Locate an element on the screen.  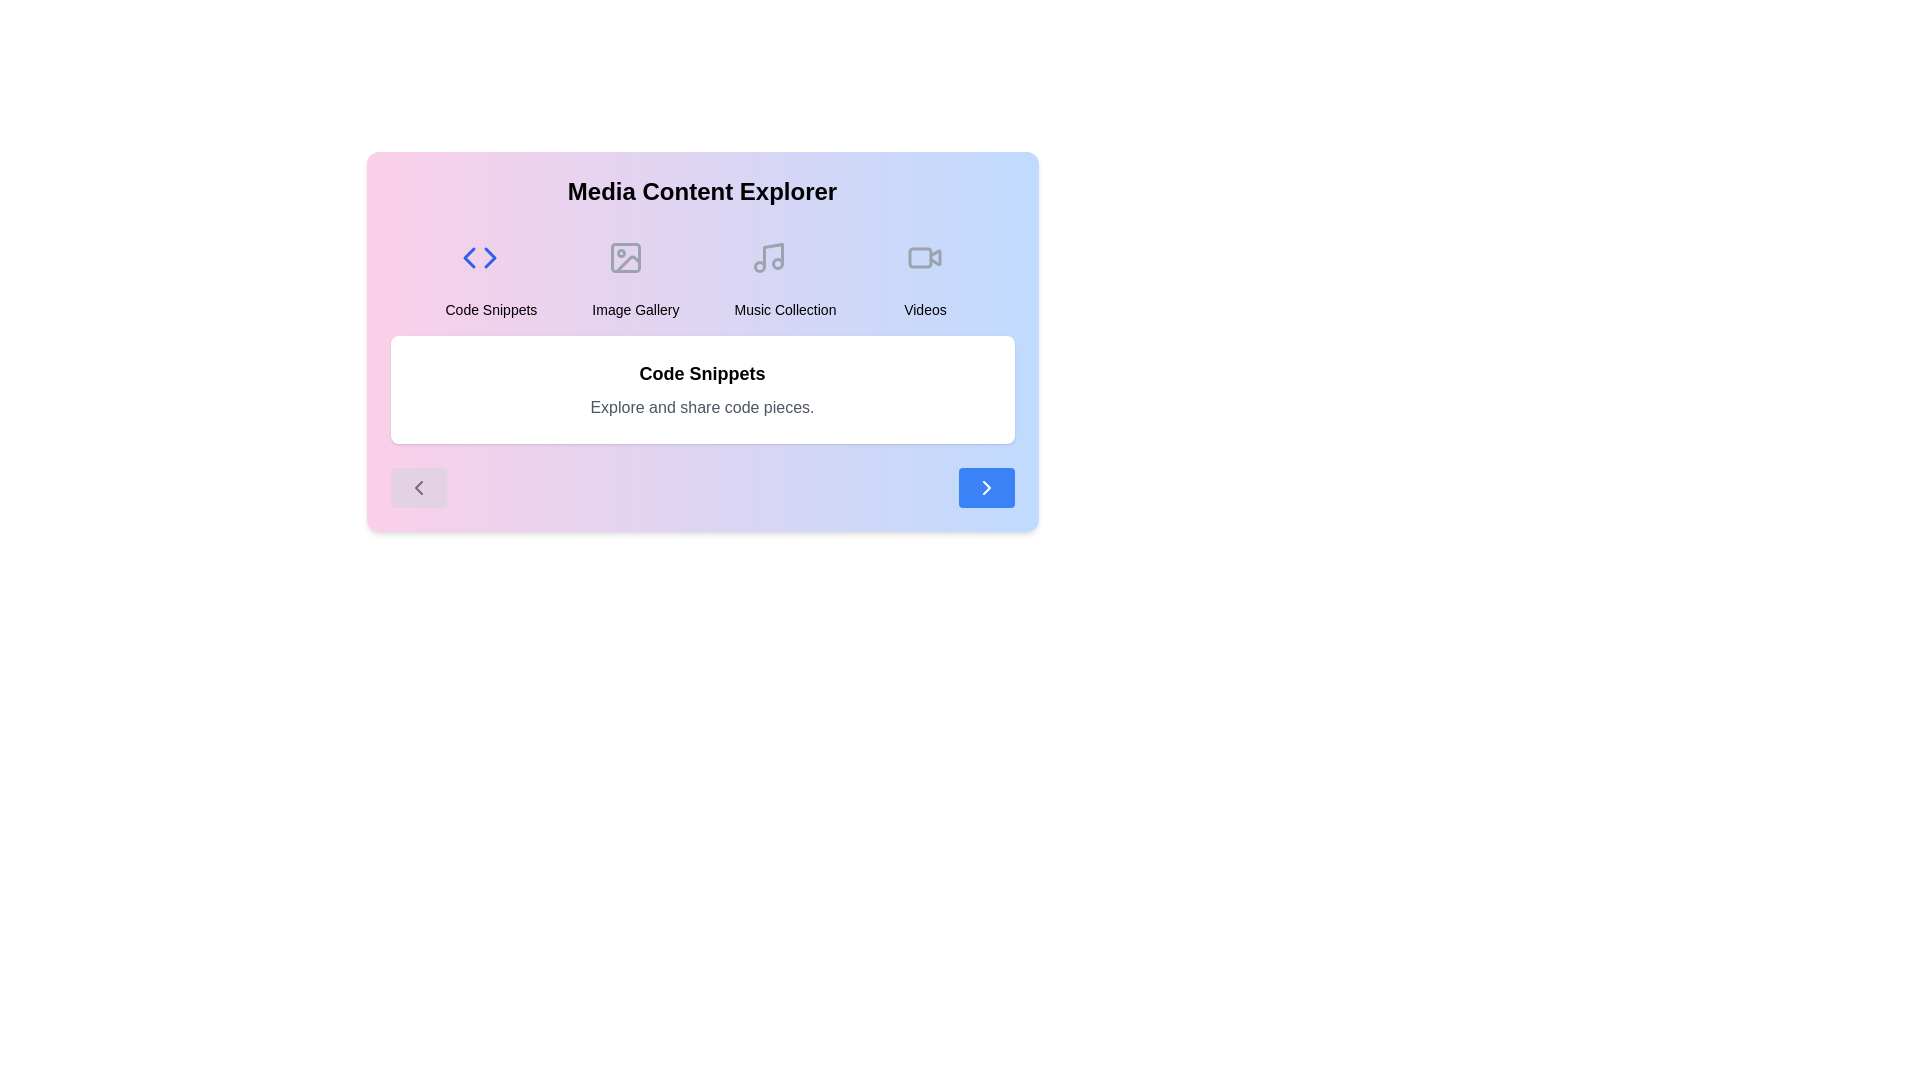
the content category Code Snippets by clicking on its respective button is located at coordinates (490, 272).